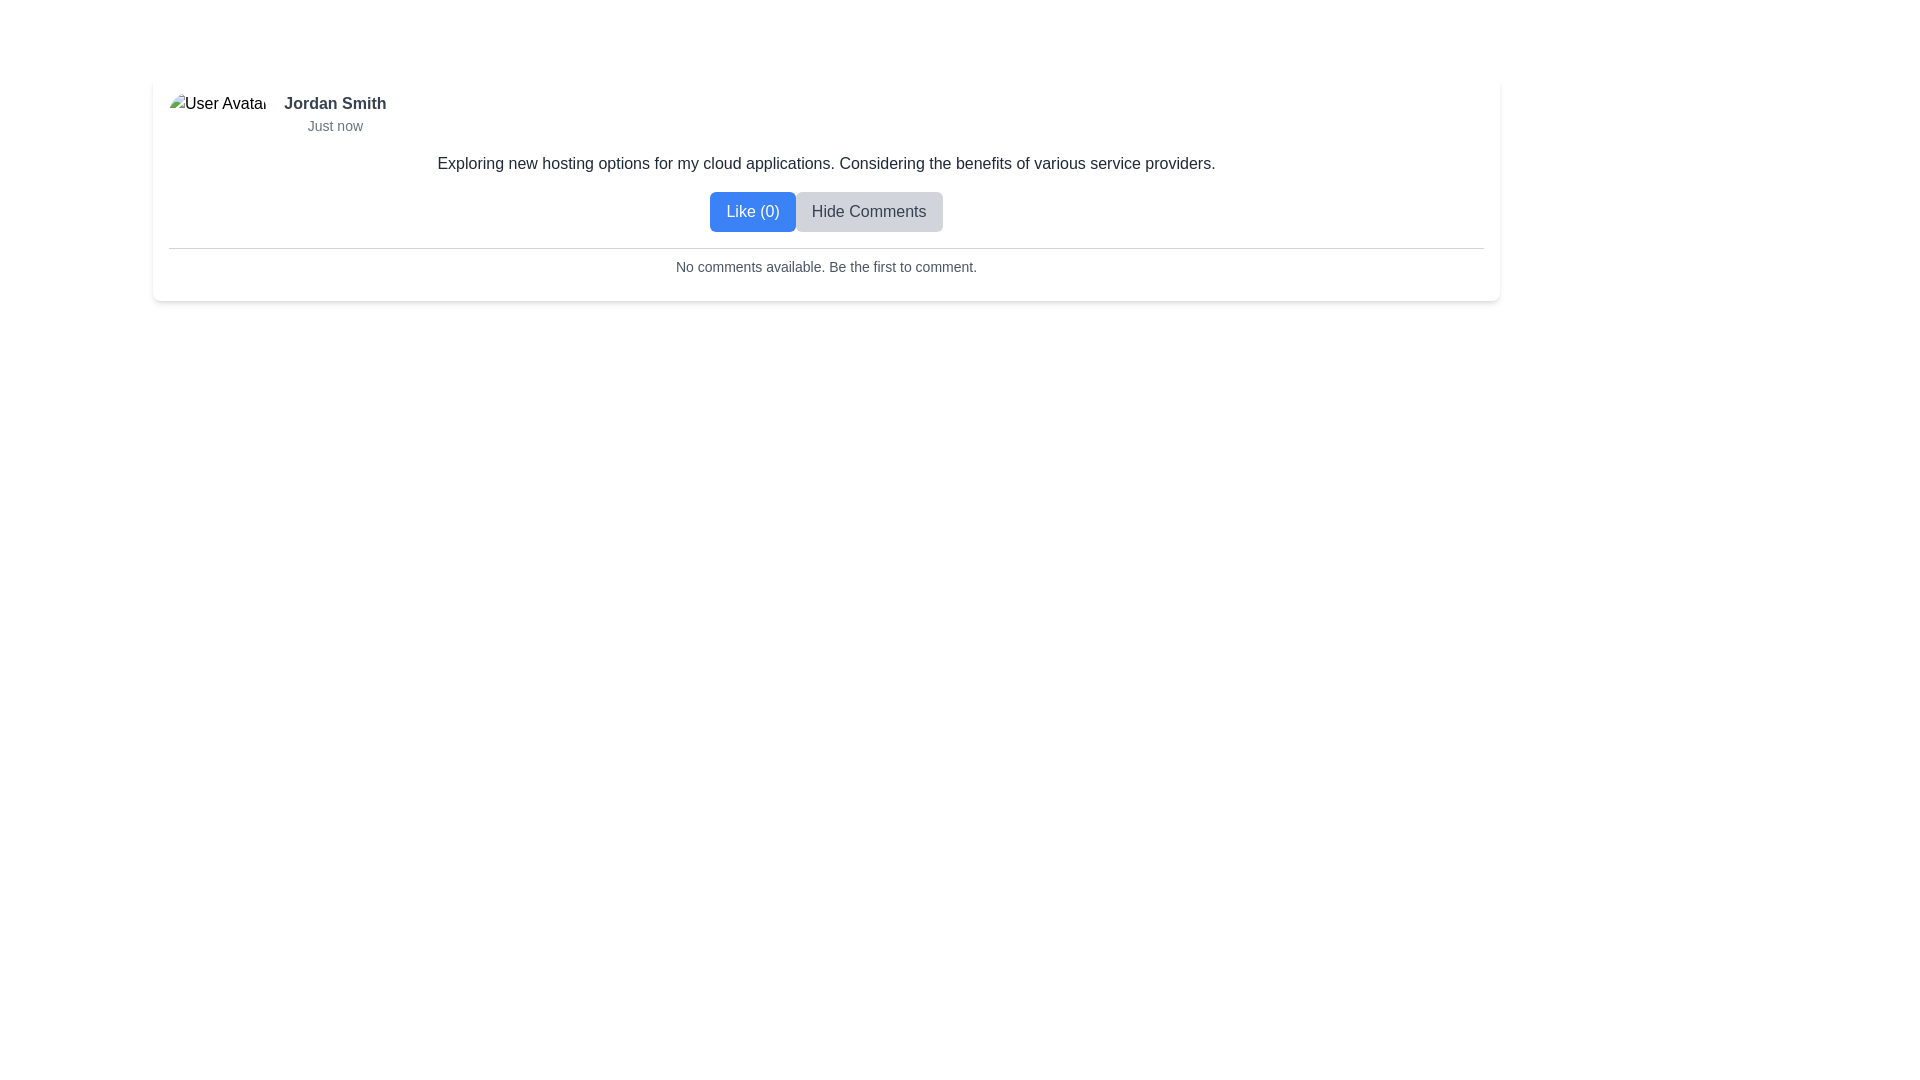 The image size is (1920, 1080). What do you see at coordinates (826, 265) in the screenshot?
I see `the Text Display element that states 'No comments available. Be the first to comment.' which is styled in a small, gray font and located below a horizontal border line` at bounding box center [826, 265].